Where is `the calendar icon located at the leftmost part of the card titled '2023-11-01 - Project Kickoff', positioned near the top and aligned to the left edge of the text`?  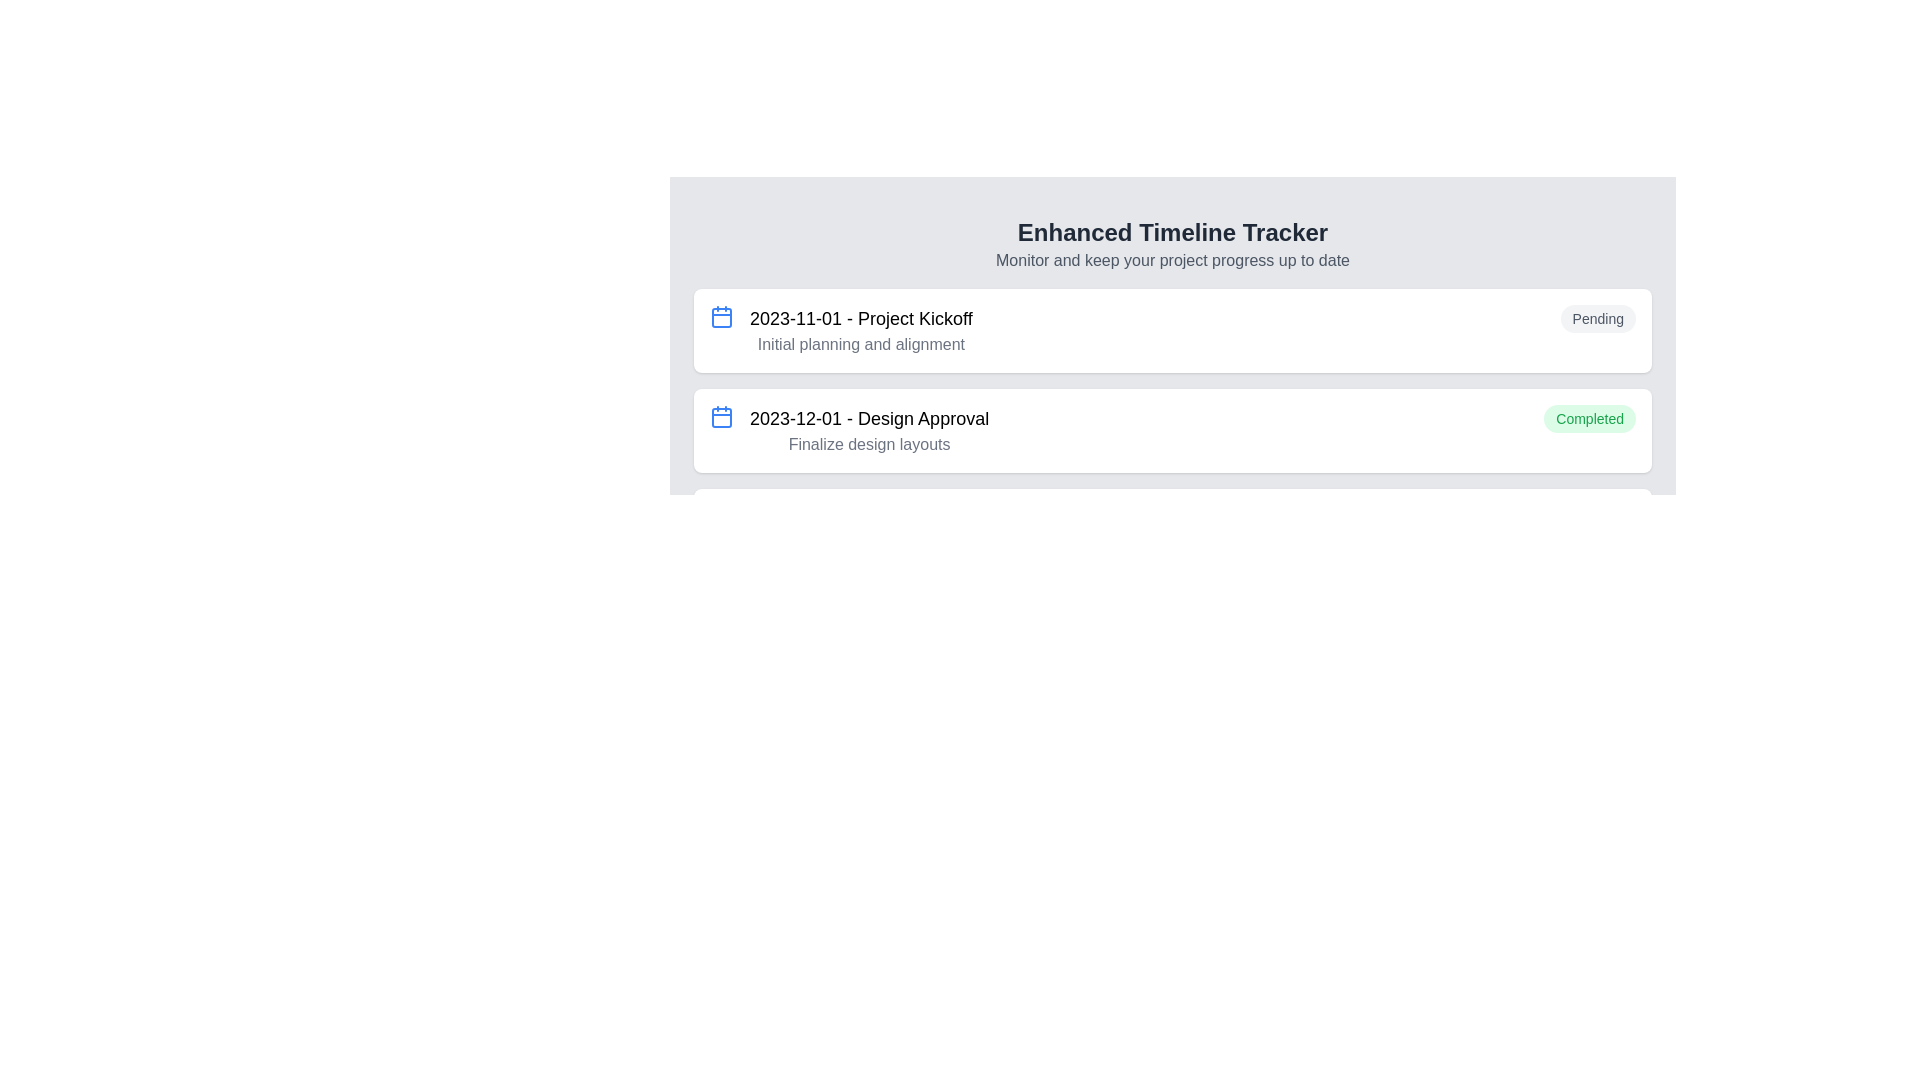
the calendar icon located at the leftmost part of the card titled '2023-11-01 - Project Kickoff', positioned near the top and aligned to the left edge of the text is located at coordinates (720, 315).